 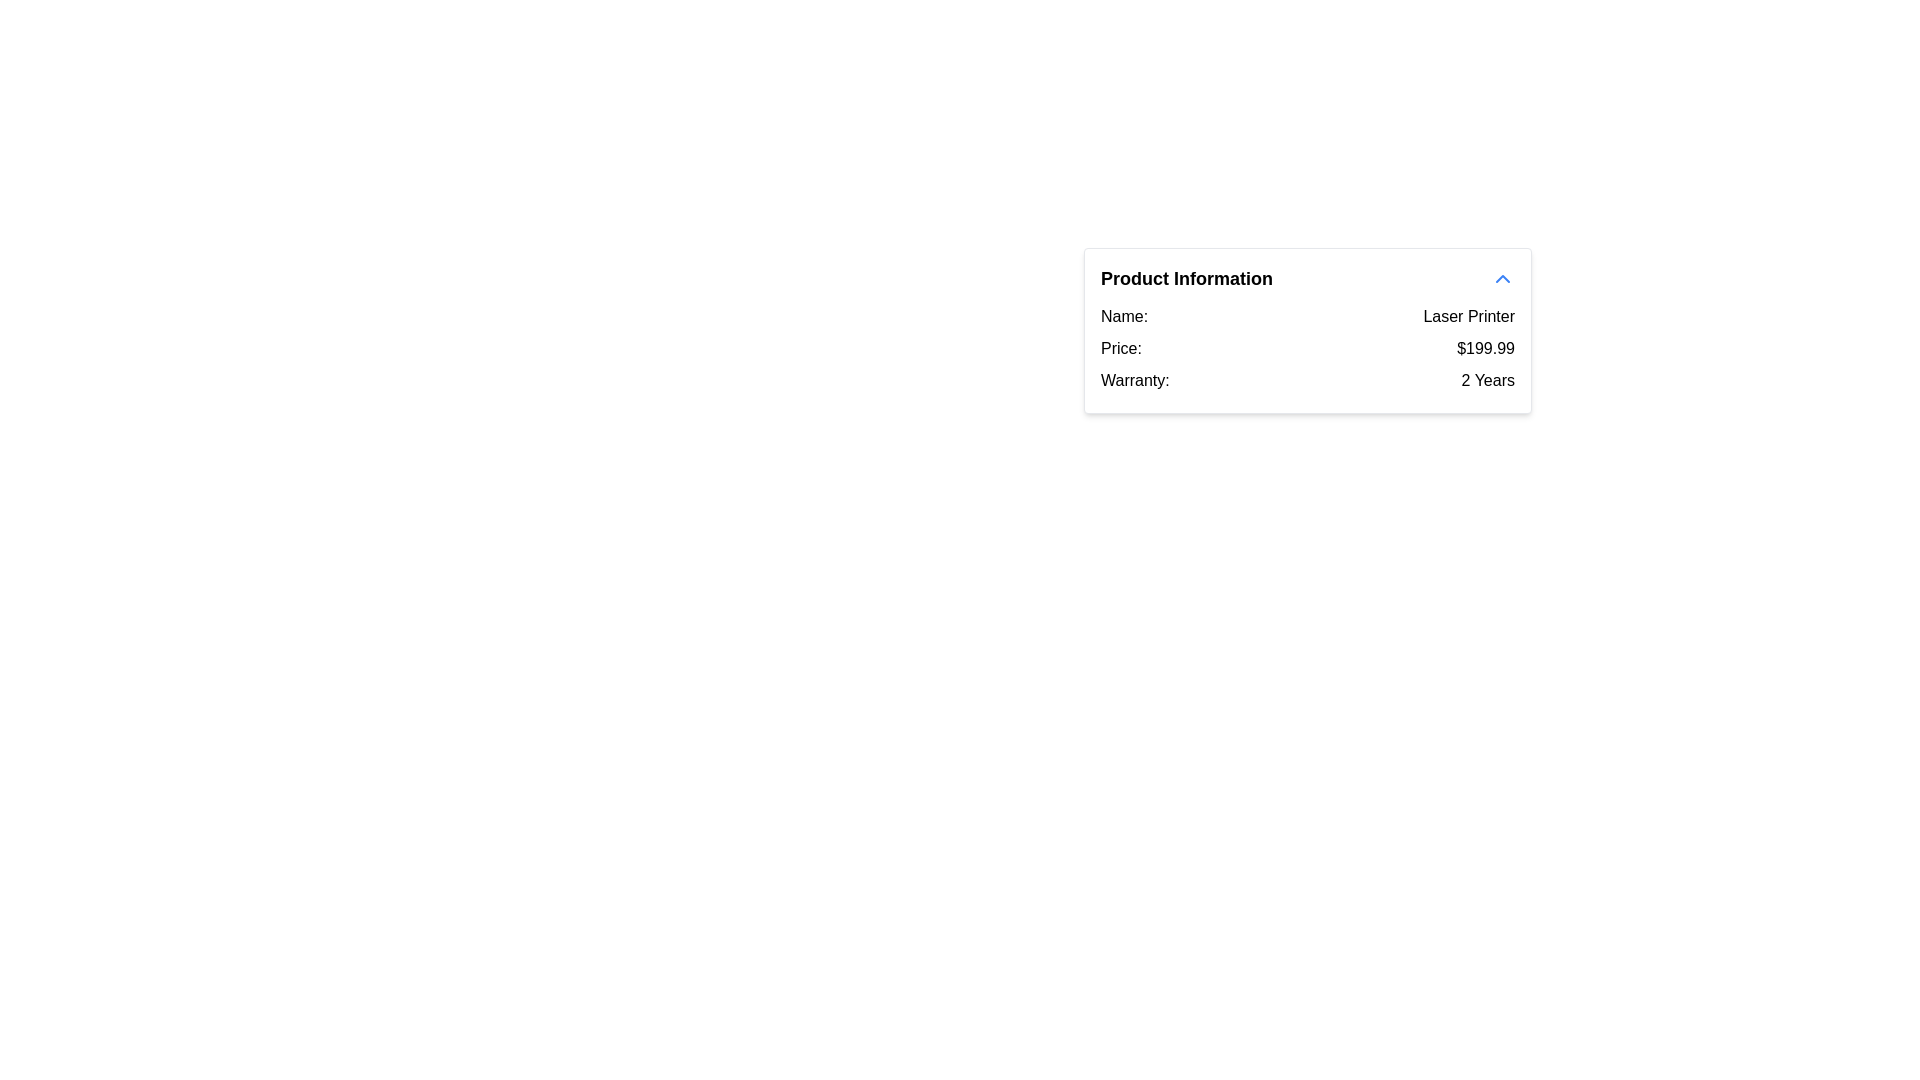 What do you see at coordinates (1488, 381) in the screenshot?
I see `the information displayed by the text label showing '2 Years', which is part of the warranty details in the product information card` at bounding box center [1488, 381].